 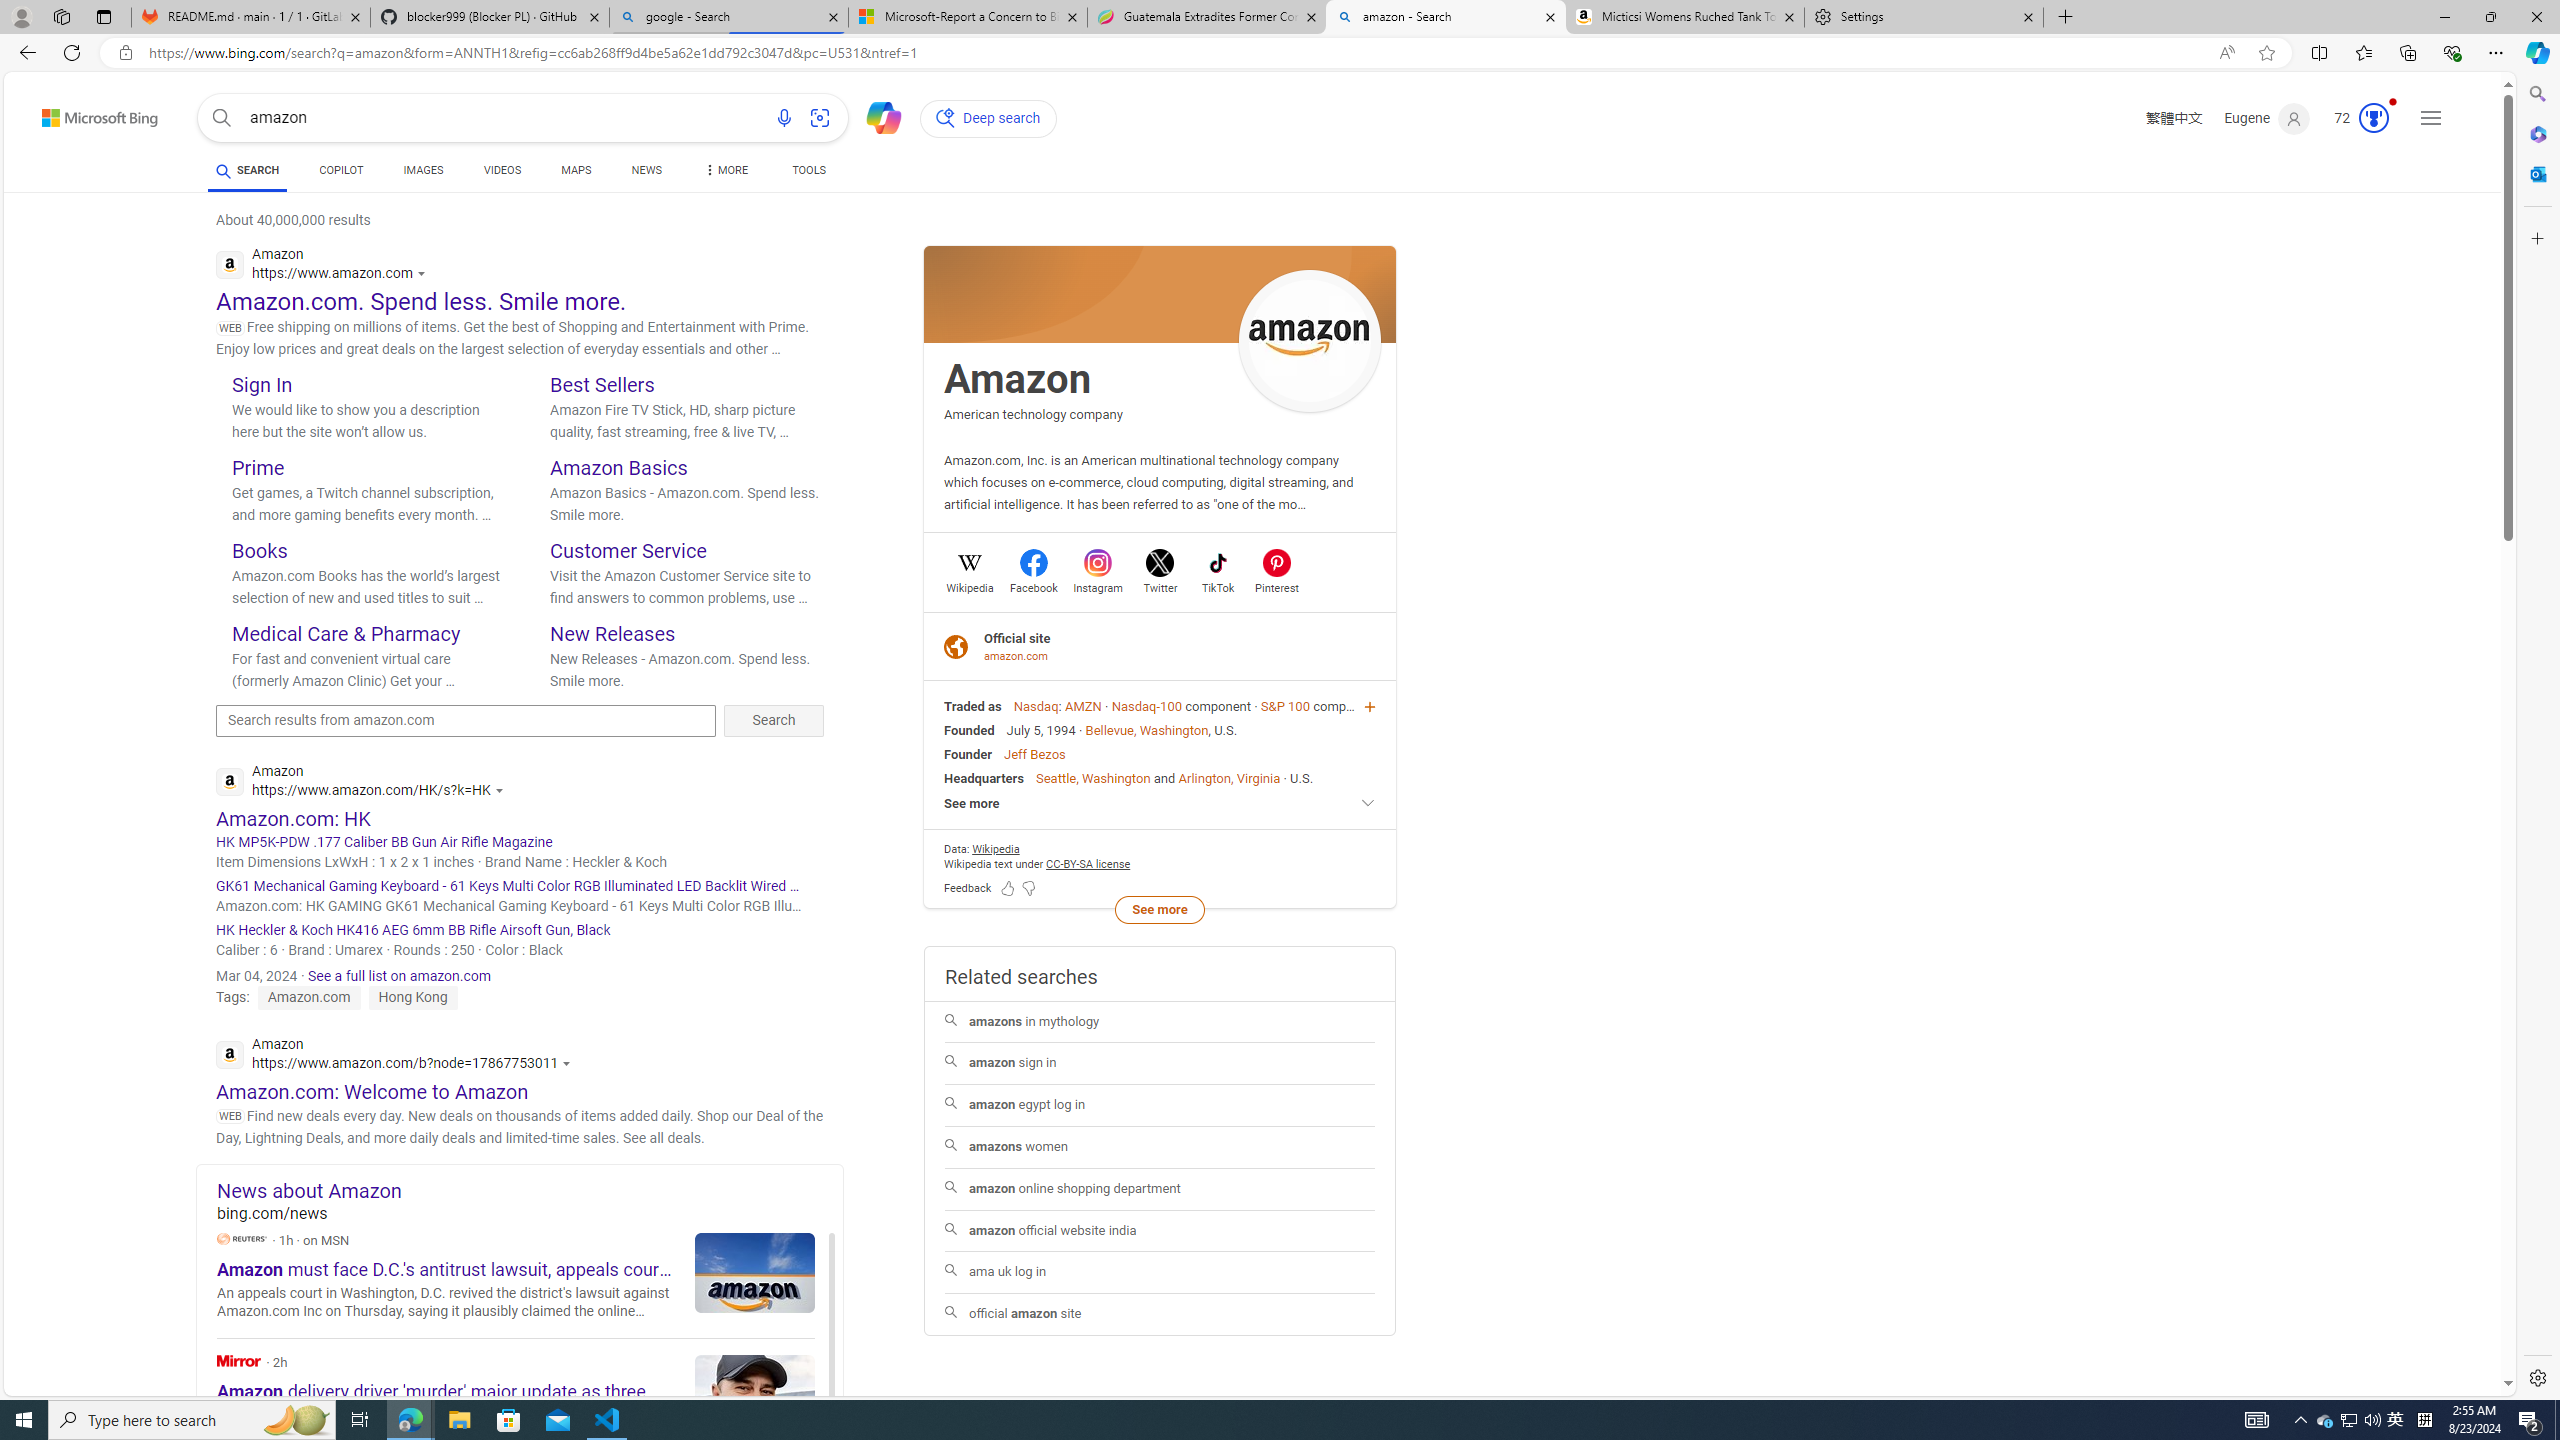 I want to click on 'Eugene', so click(x=2267, y=118).